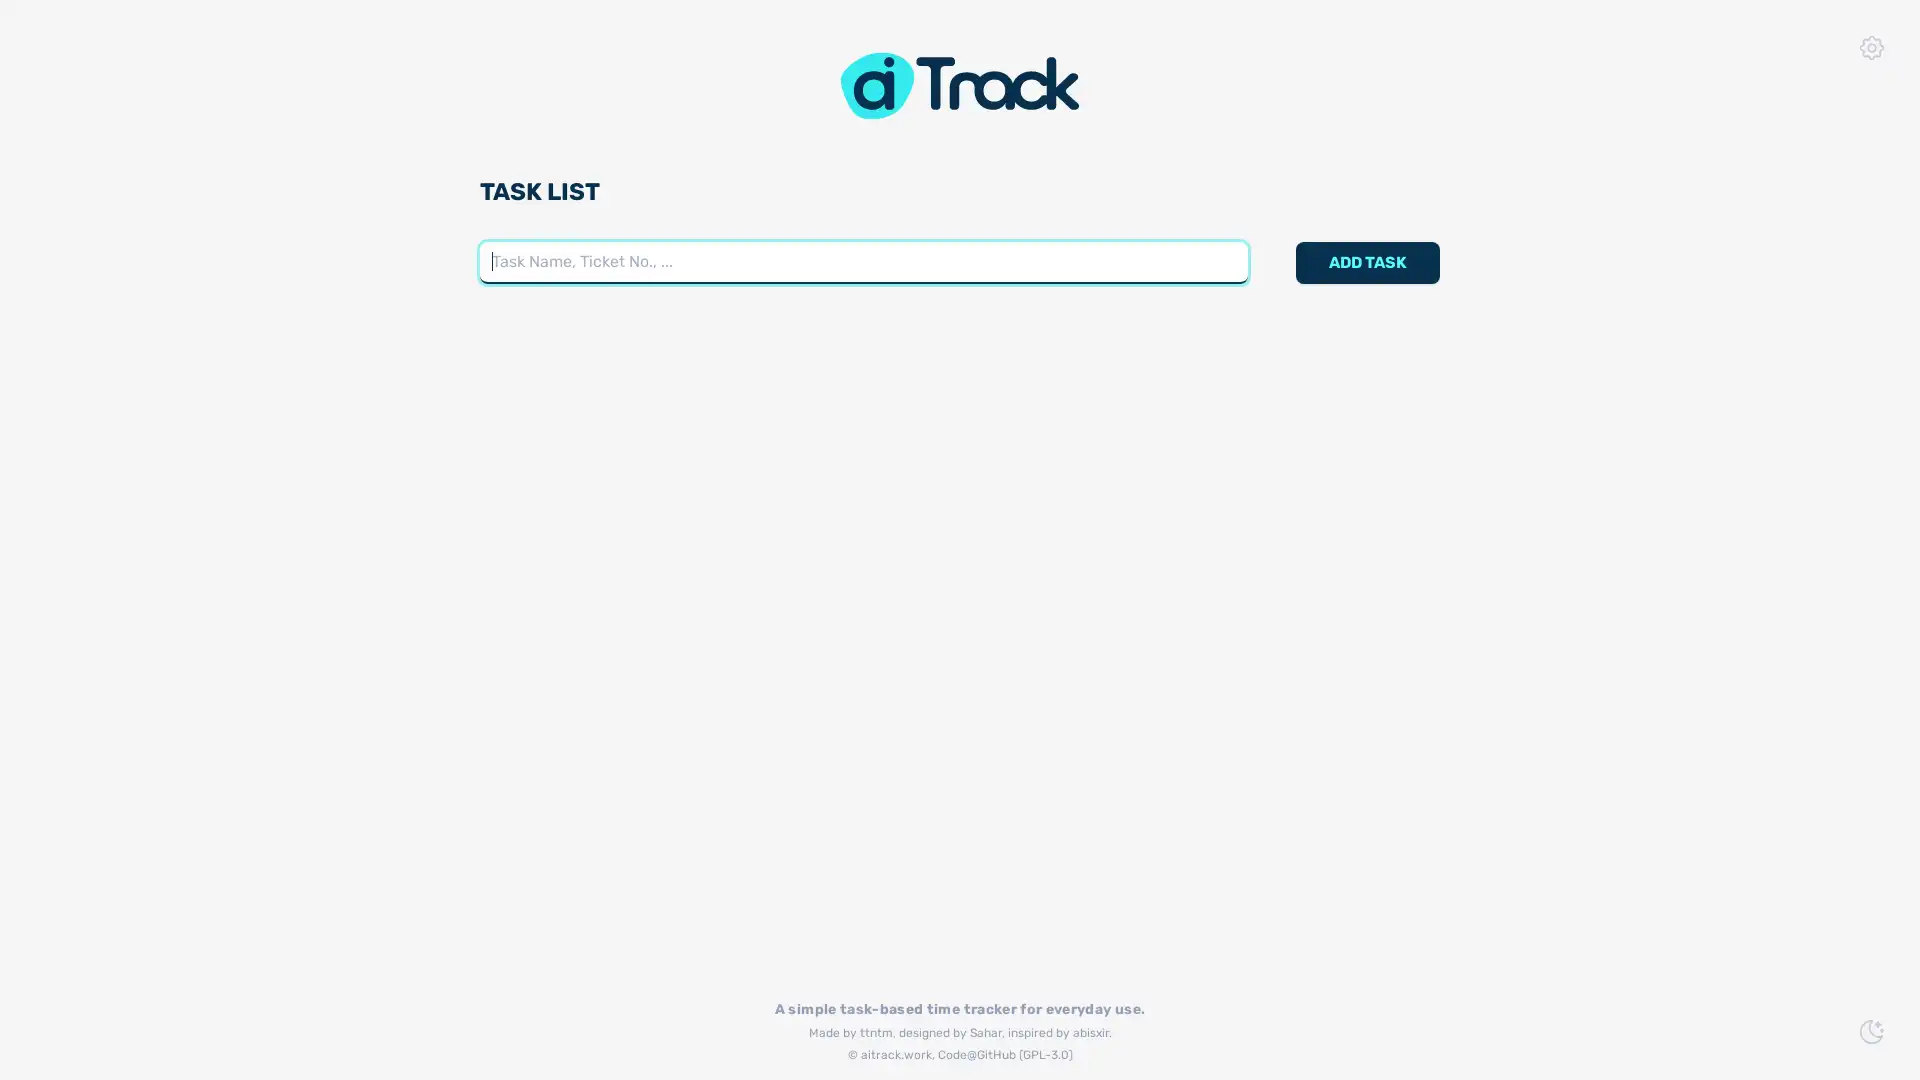  I want to click on App Settings, so click(1871, 46).